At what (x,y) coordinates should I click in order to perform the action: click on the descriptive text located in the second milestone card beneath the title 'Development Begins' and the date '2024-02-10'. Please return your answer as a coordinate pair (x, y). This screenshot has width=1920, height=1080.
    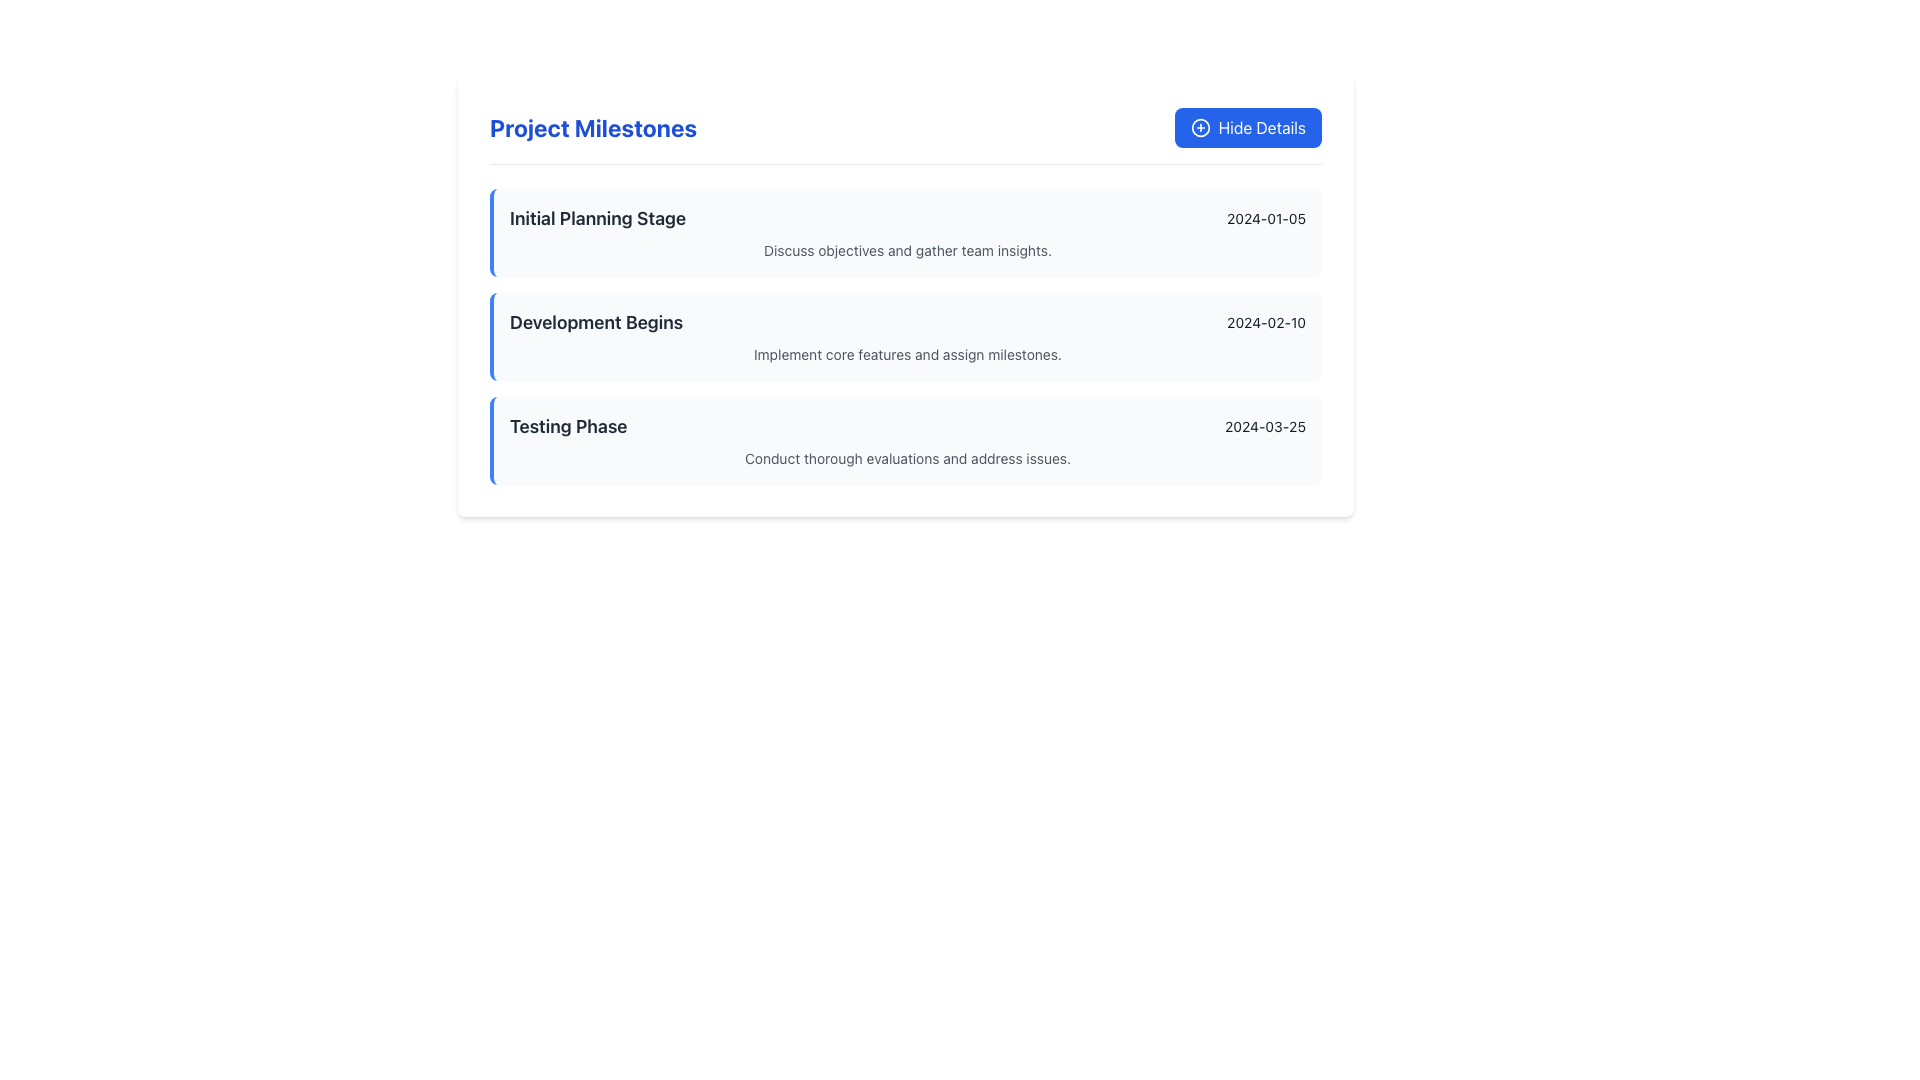
    Looking at the image, I should click on (906, 353).